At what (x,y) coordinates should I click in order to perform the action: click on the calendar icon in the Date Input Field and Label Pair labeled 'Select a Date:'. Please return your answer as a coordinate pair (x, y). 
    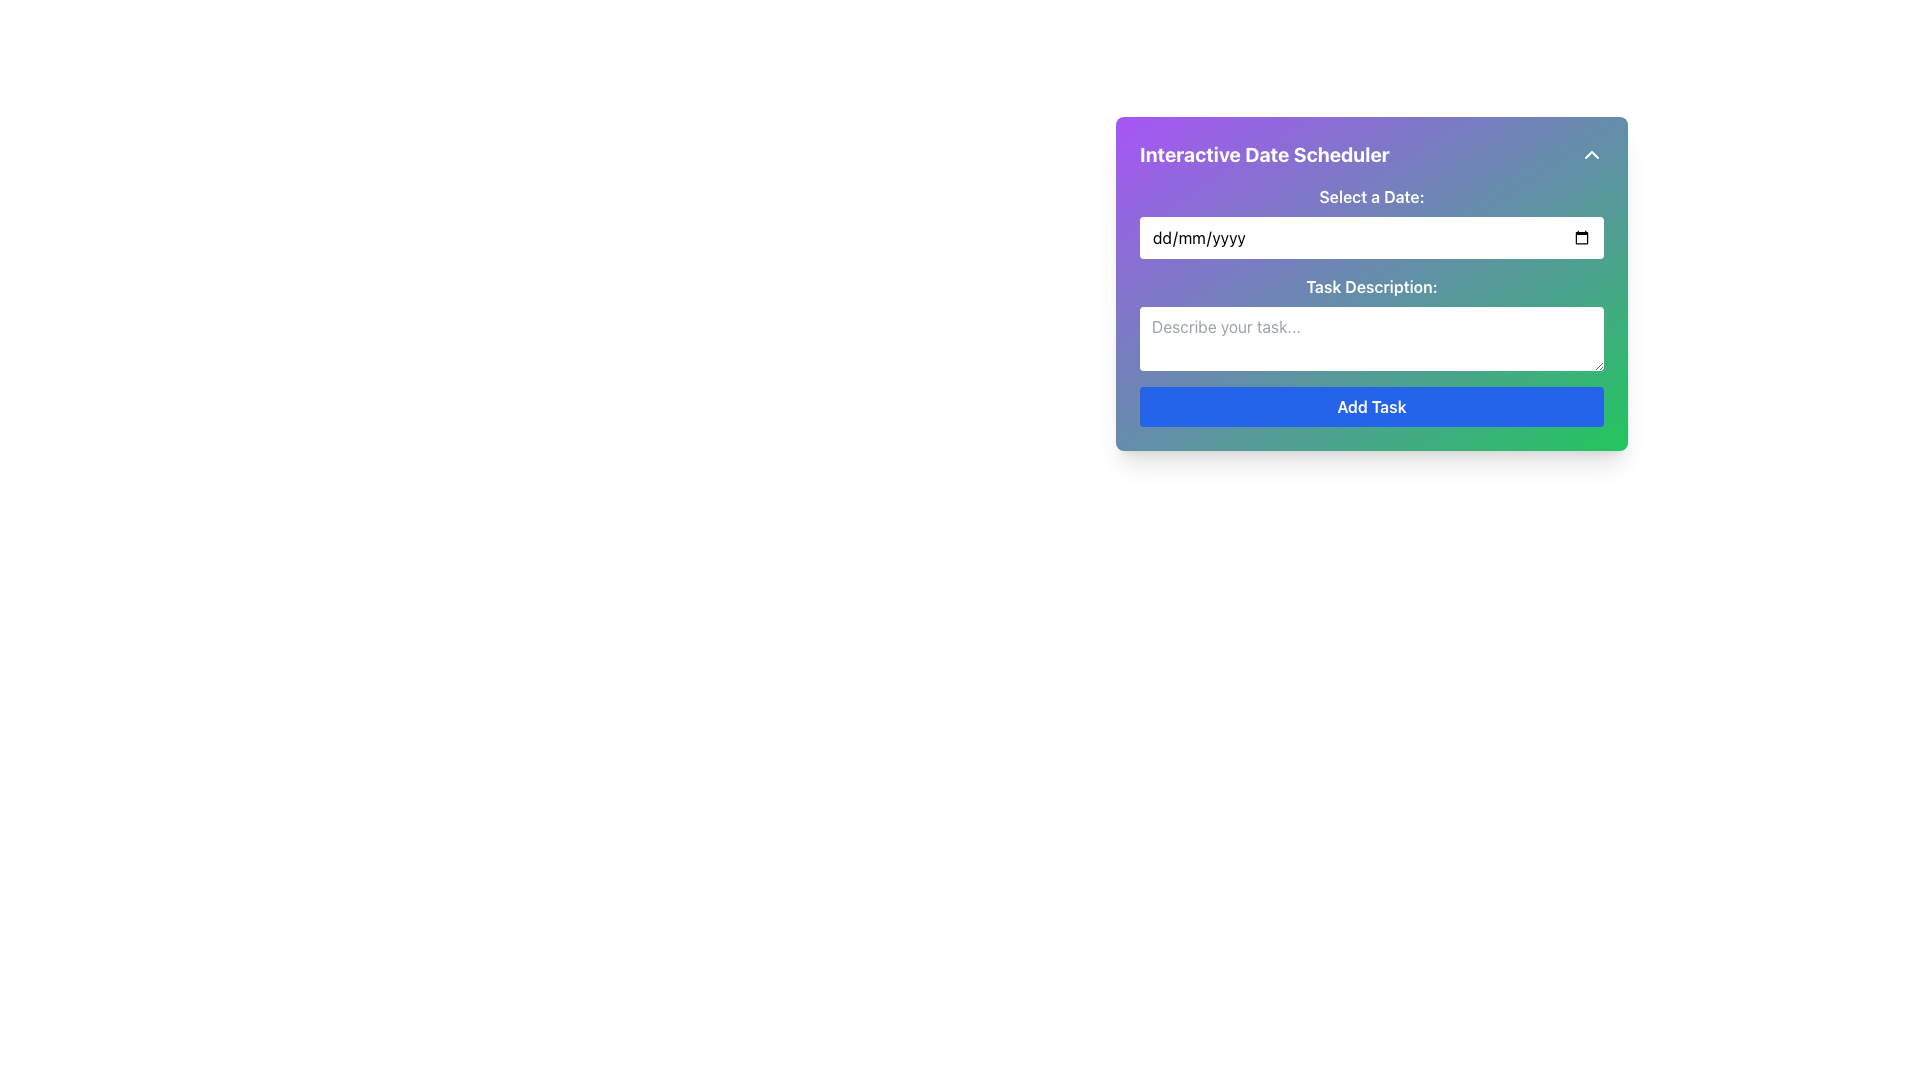
    Looking at the image, I should click on (1371, 222).